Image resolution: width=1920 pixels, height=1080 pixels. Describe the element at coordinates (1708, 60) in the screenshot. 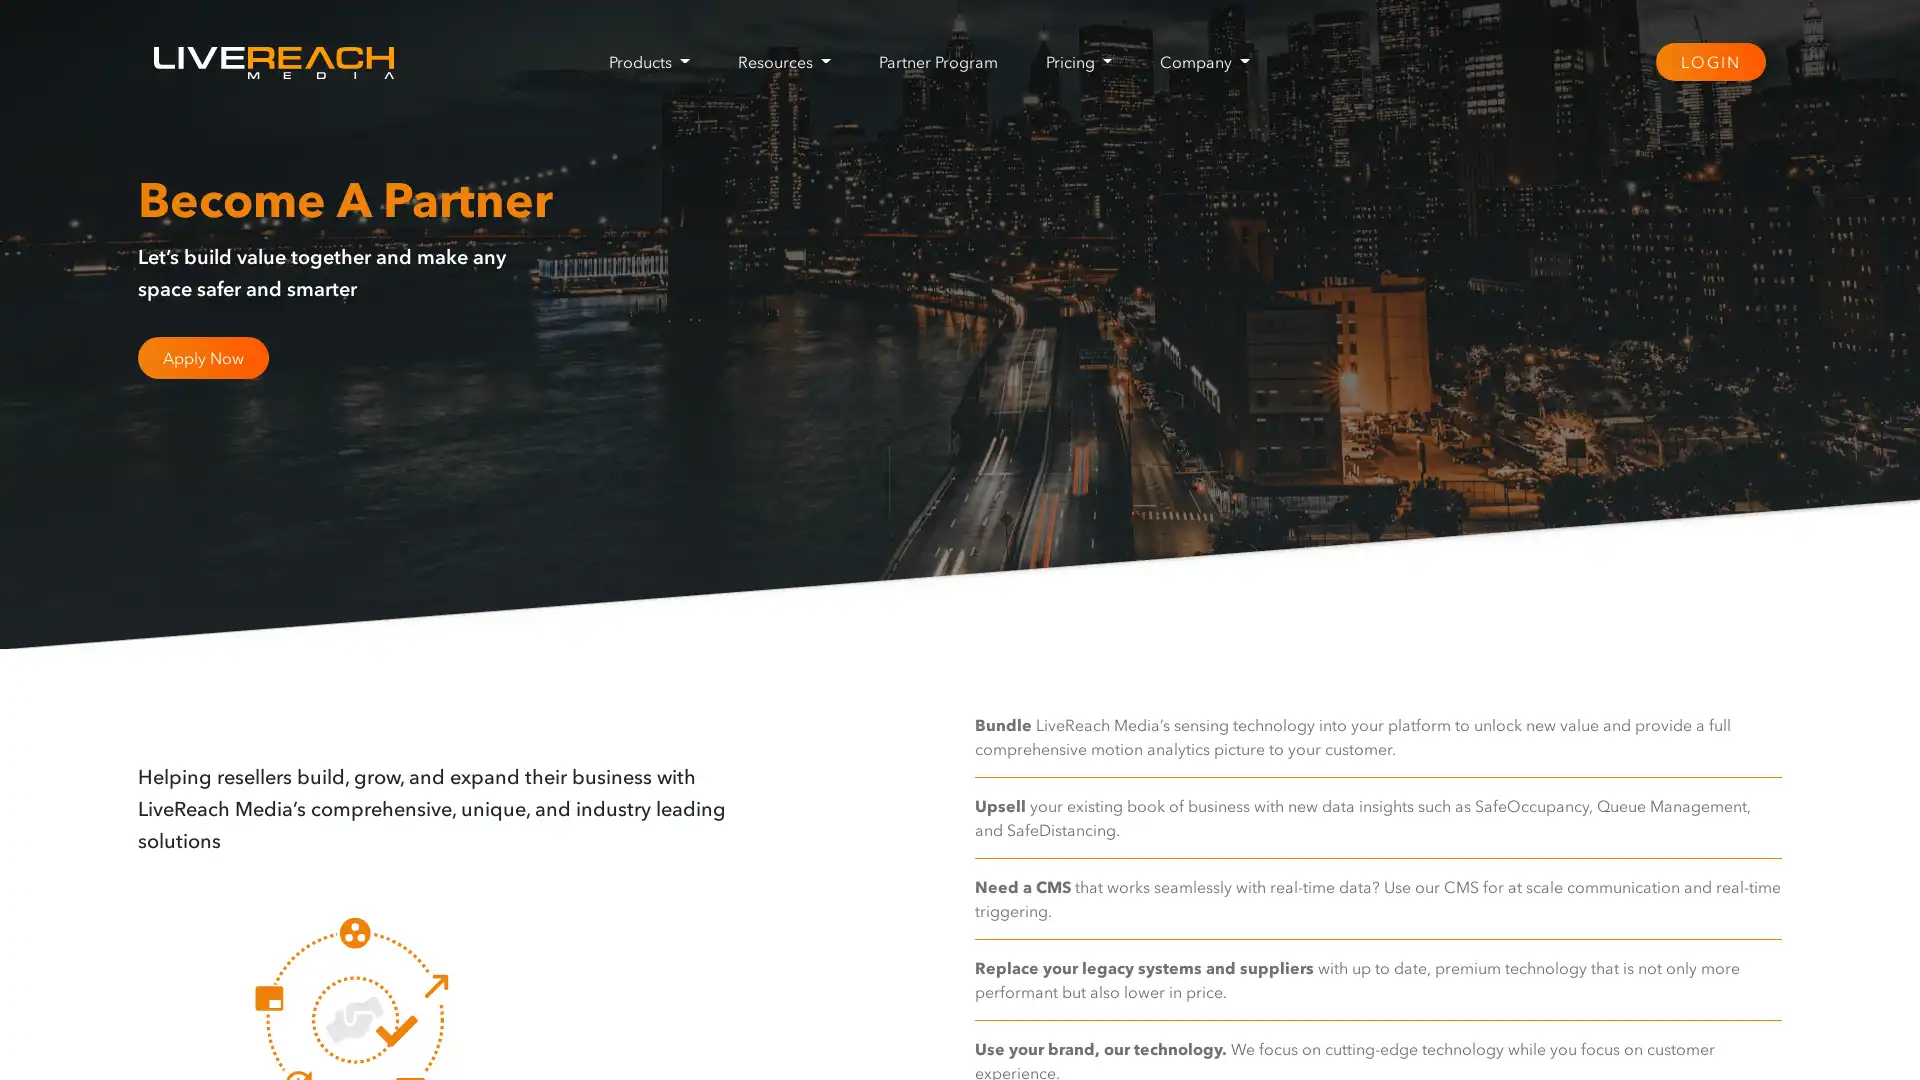

I see `LOGIN` at that location.